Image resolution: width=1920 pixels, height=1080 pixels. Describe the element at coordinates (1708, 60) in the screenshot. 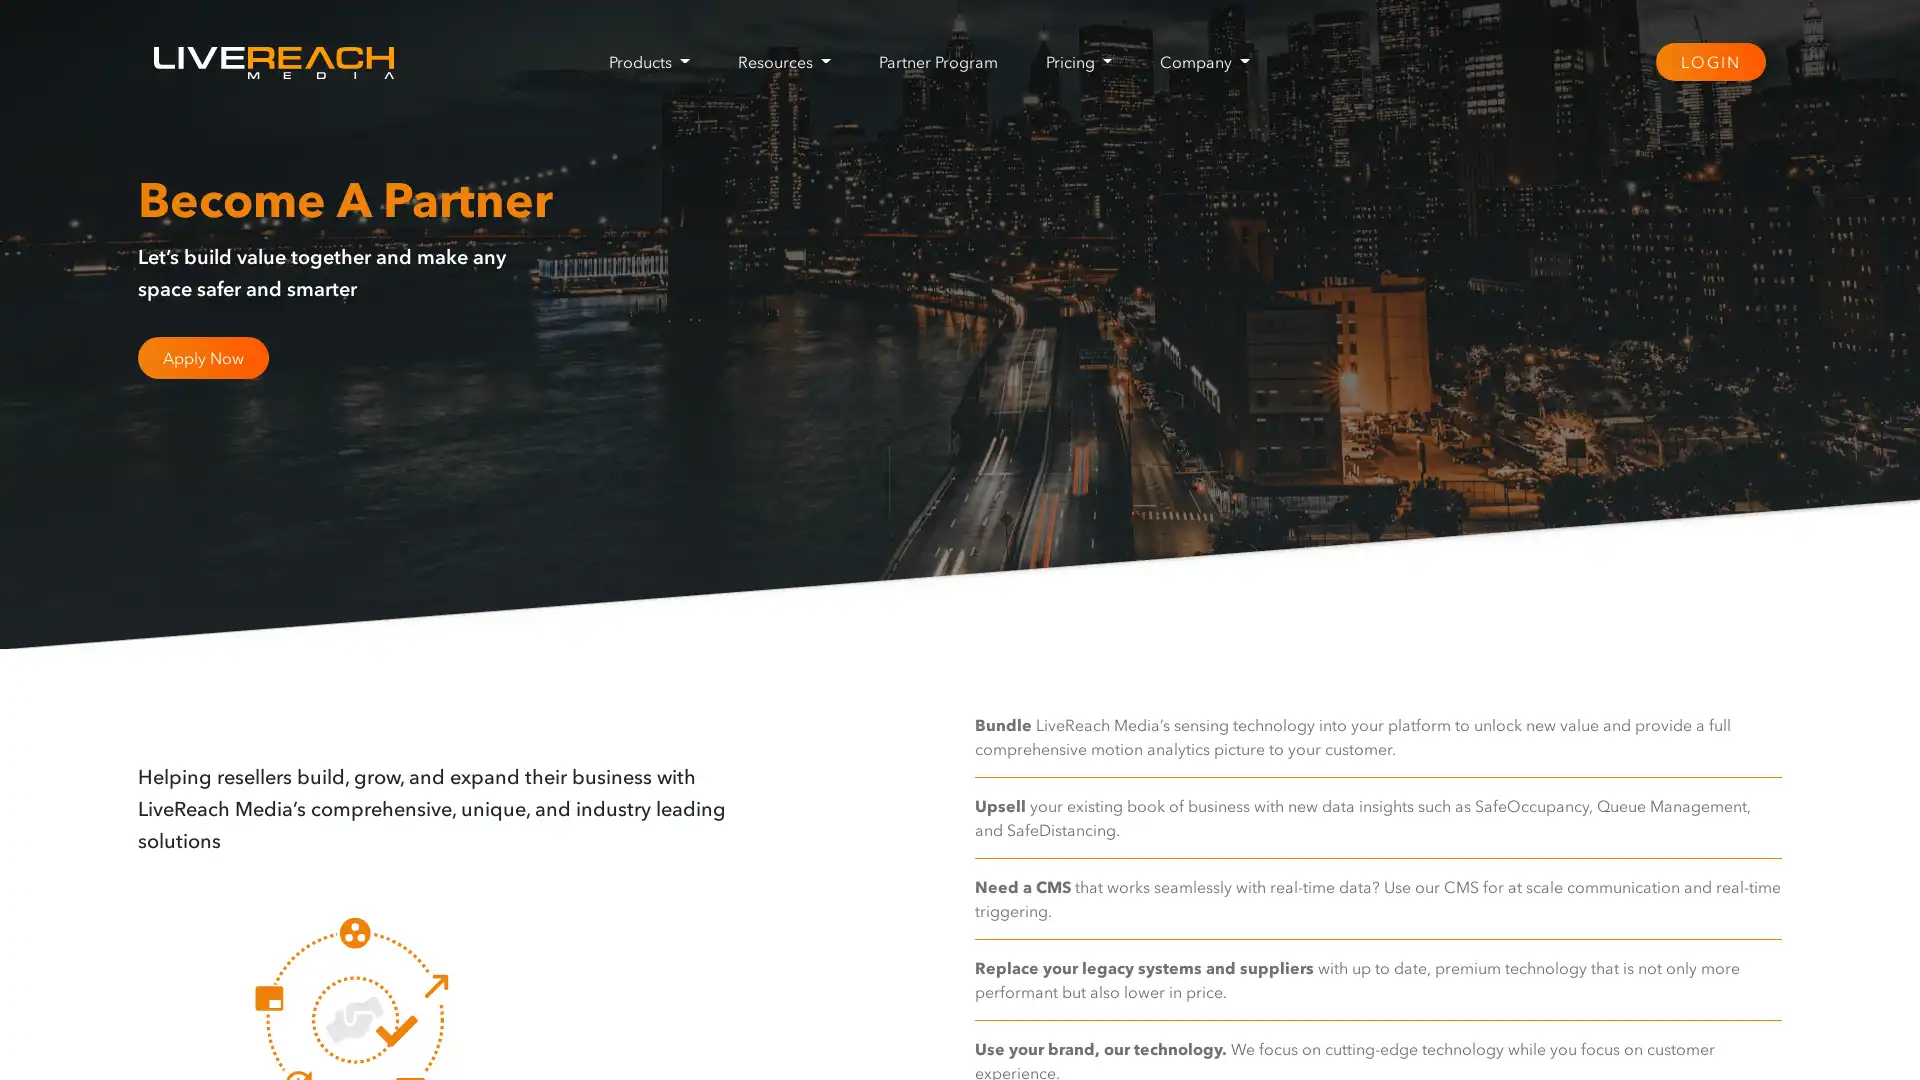

I see `LOGIN` at that location.